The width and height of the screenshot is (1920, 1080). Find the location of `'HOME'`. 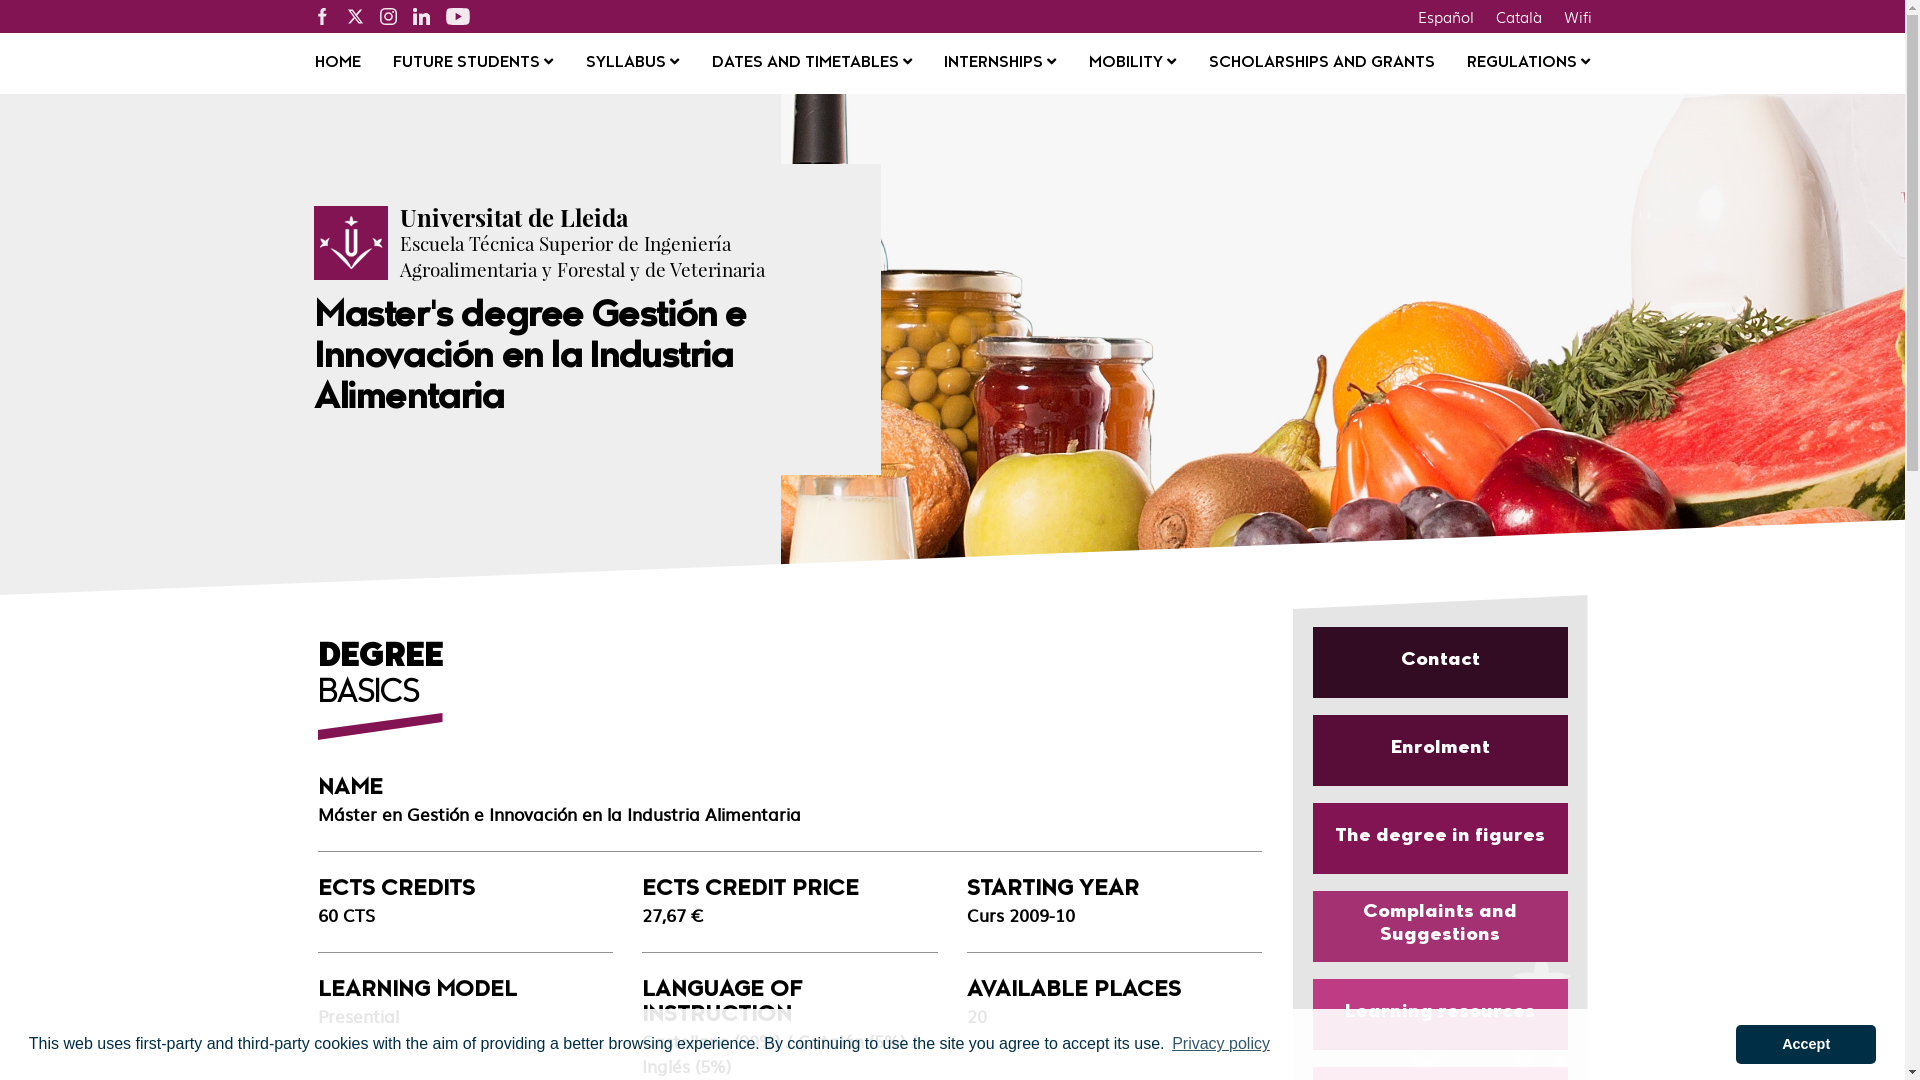

'HOME' is located at coordinates (336, 63).